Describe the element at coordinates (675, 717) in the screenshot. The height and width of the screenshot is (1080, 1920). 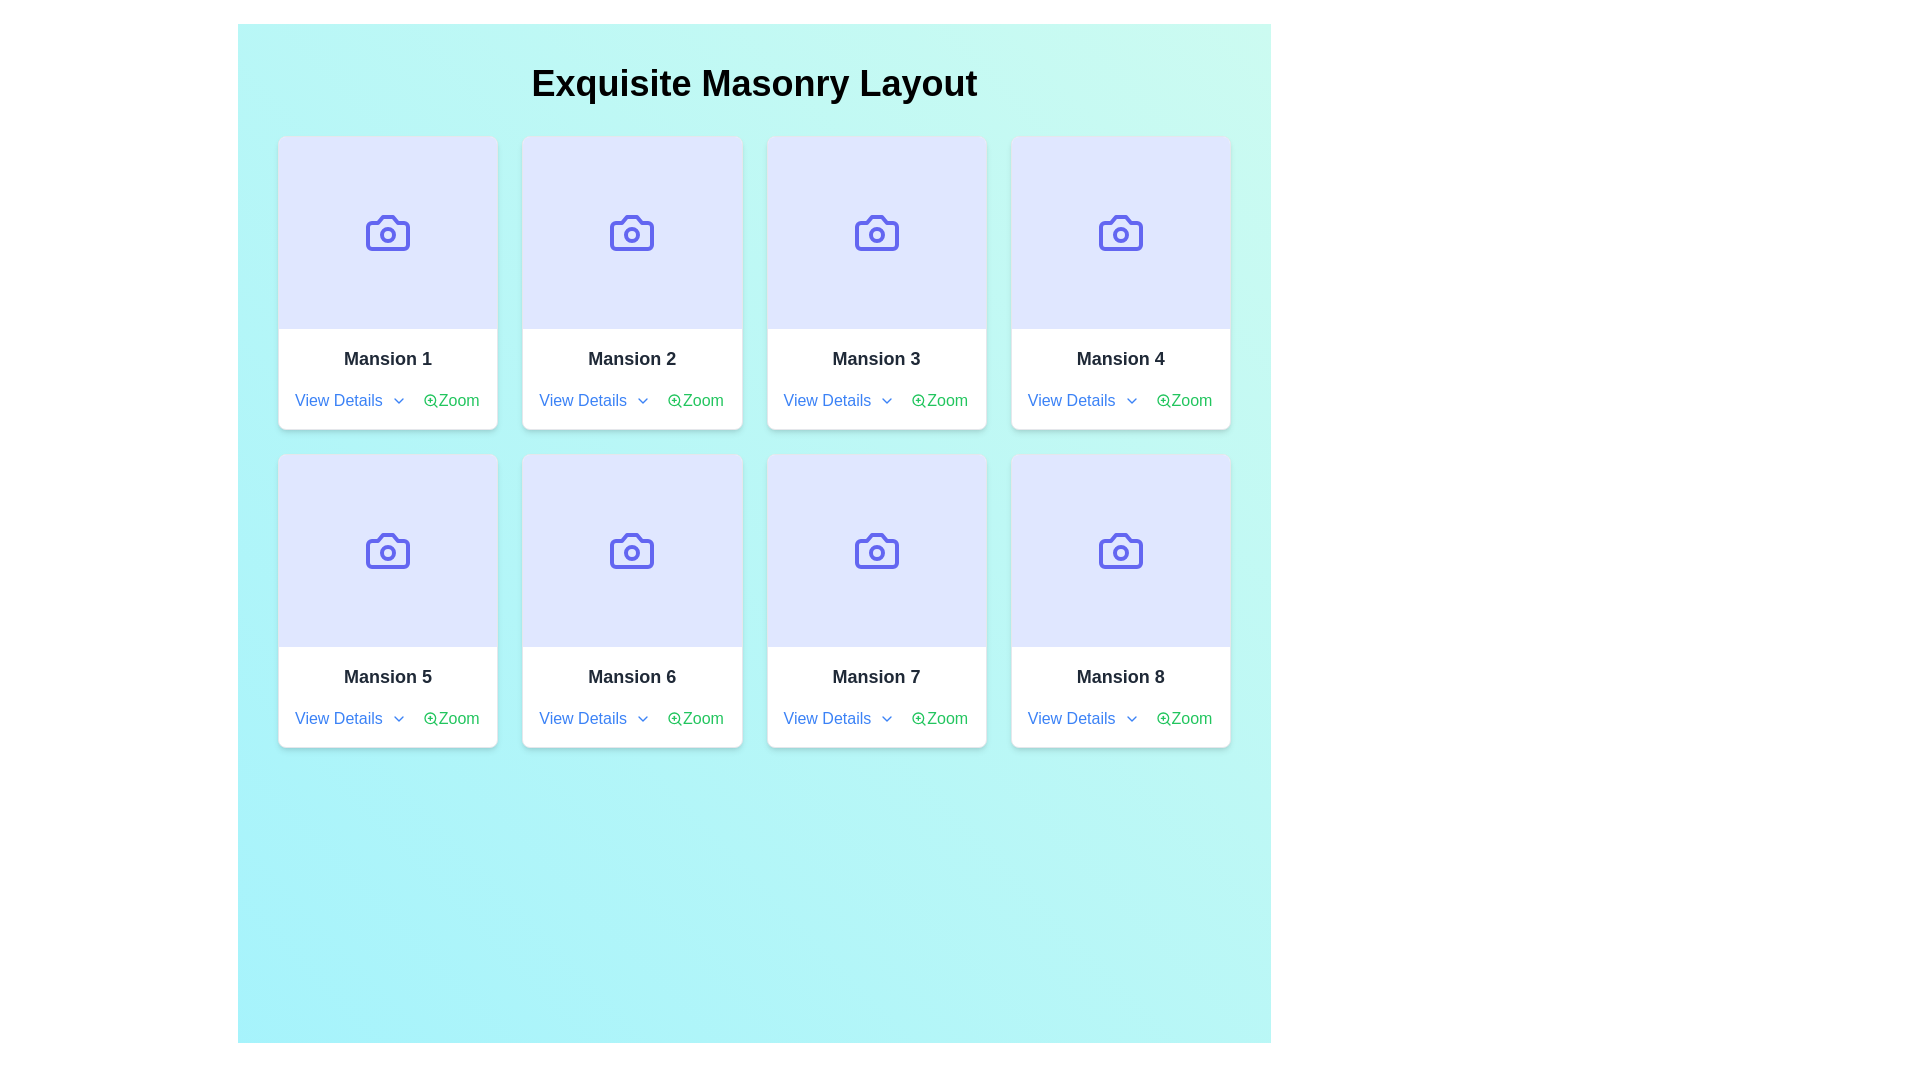
I see `the zoom icon located within the sixth card ('Mansion 6') of the 8-card grid layout` at that location.